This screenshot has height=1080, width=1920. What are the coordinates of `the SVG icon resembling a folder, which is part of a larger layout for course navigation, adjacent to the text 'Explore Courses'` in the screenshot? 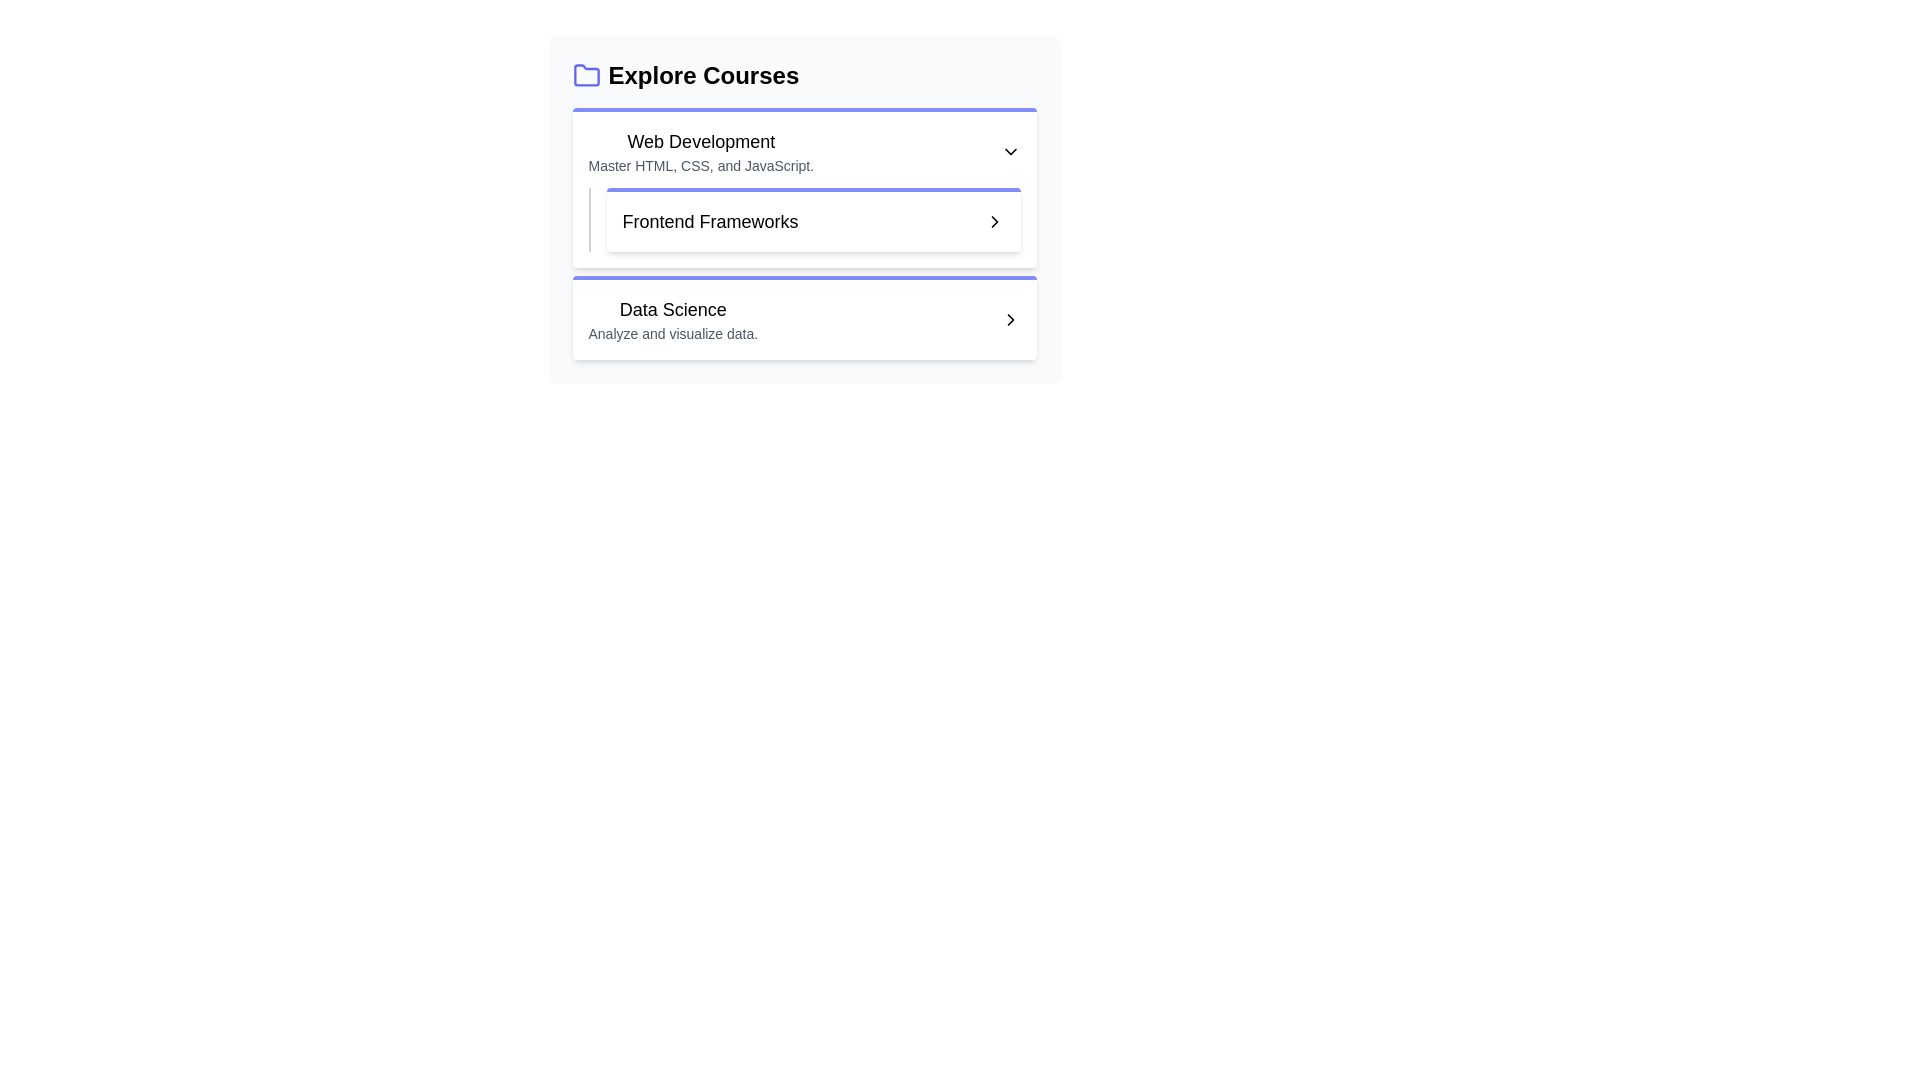 It's located at (585, 74).